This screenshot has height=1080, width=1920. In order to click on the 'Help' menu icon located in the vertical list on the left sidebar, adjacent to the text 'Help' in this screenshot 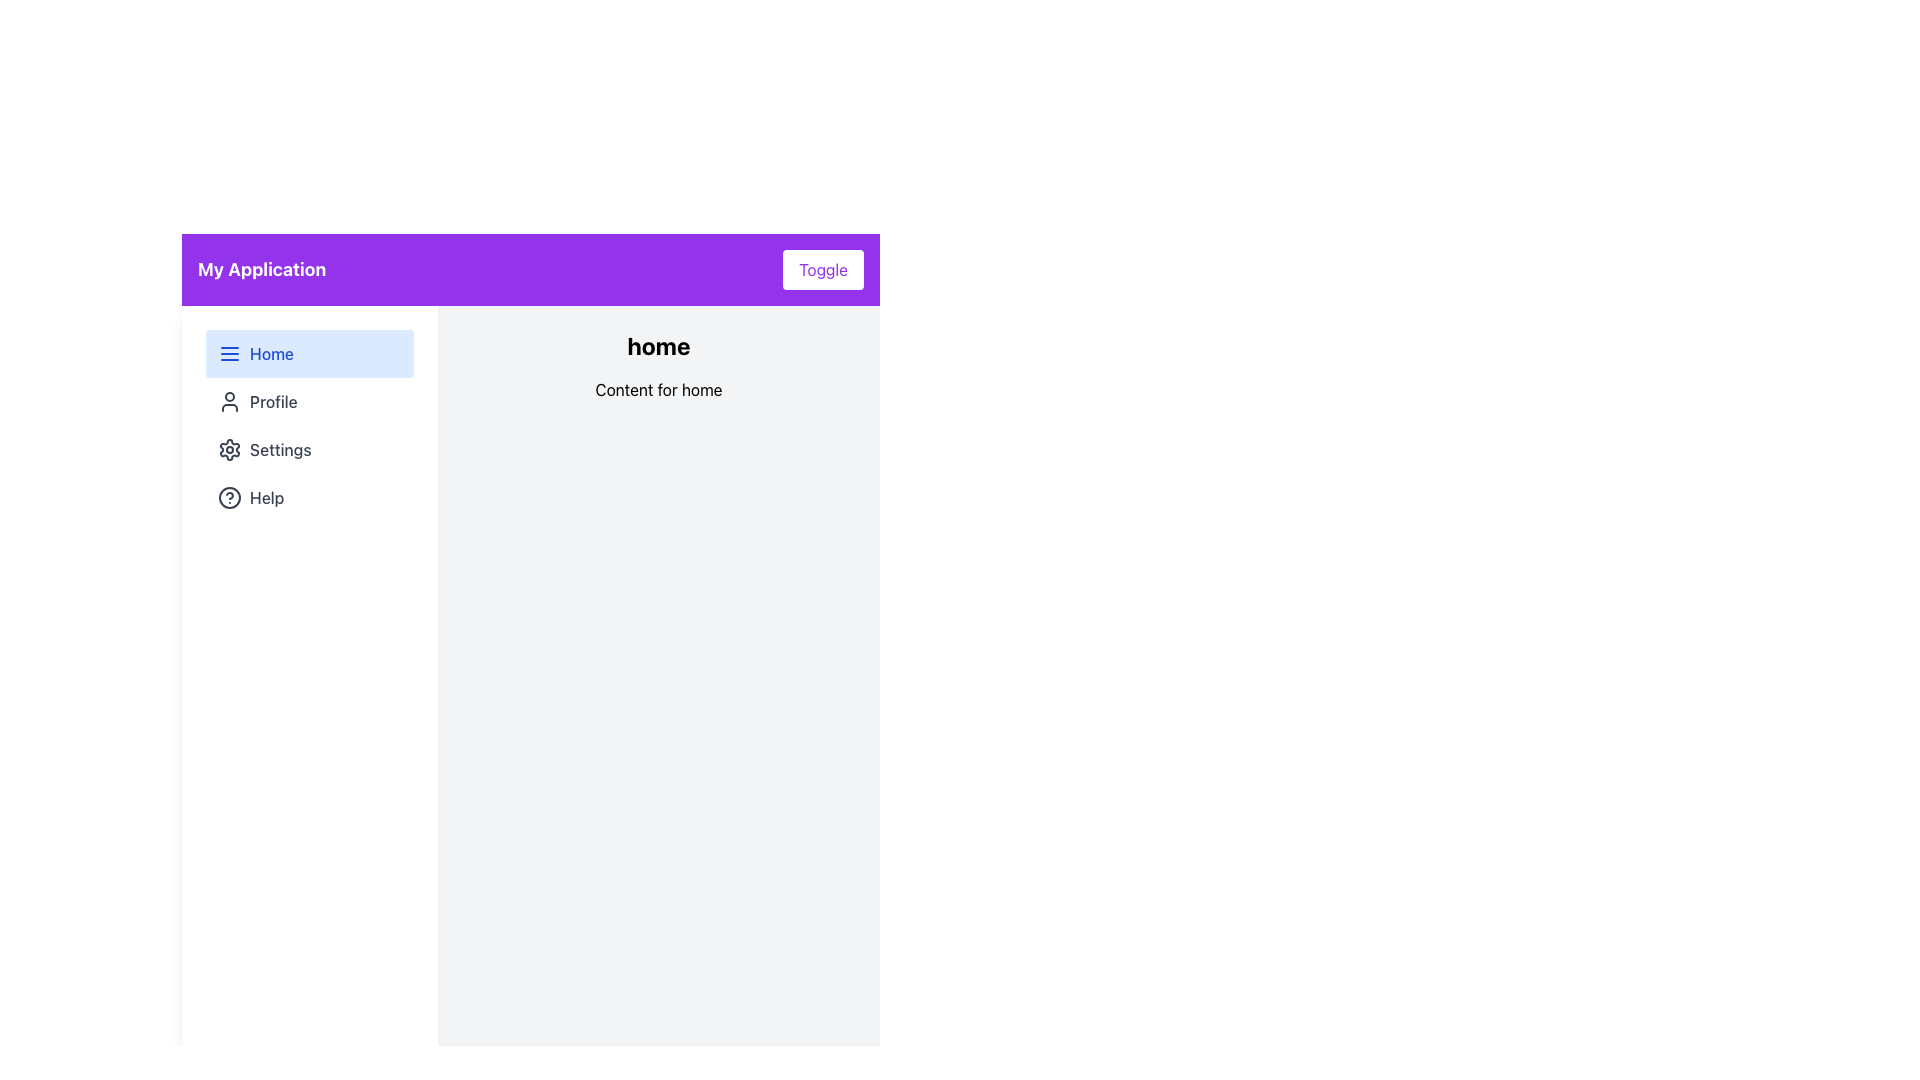, I will do `click(230, 496)`.